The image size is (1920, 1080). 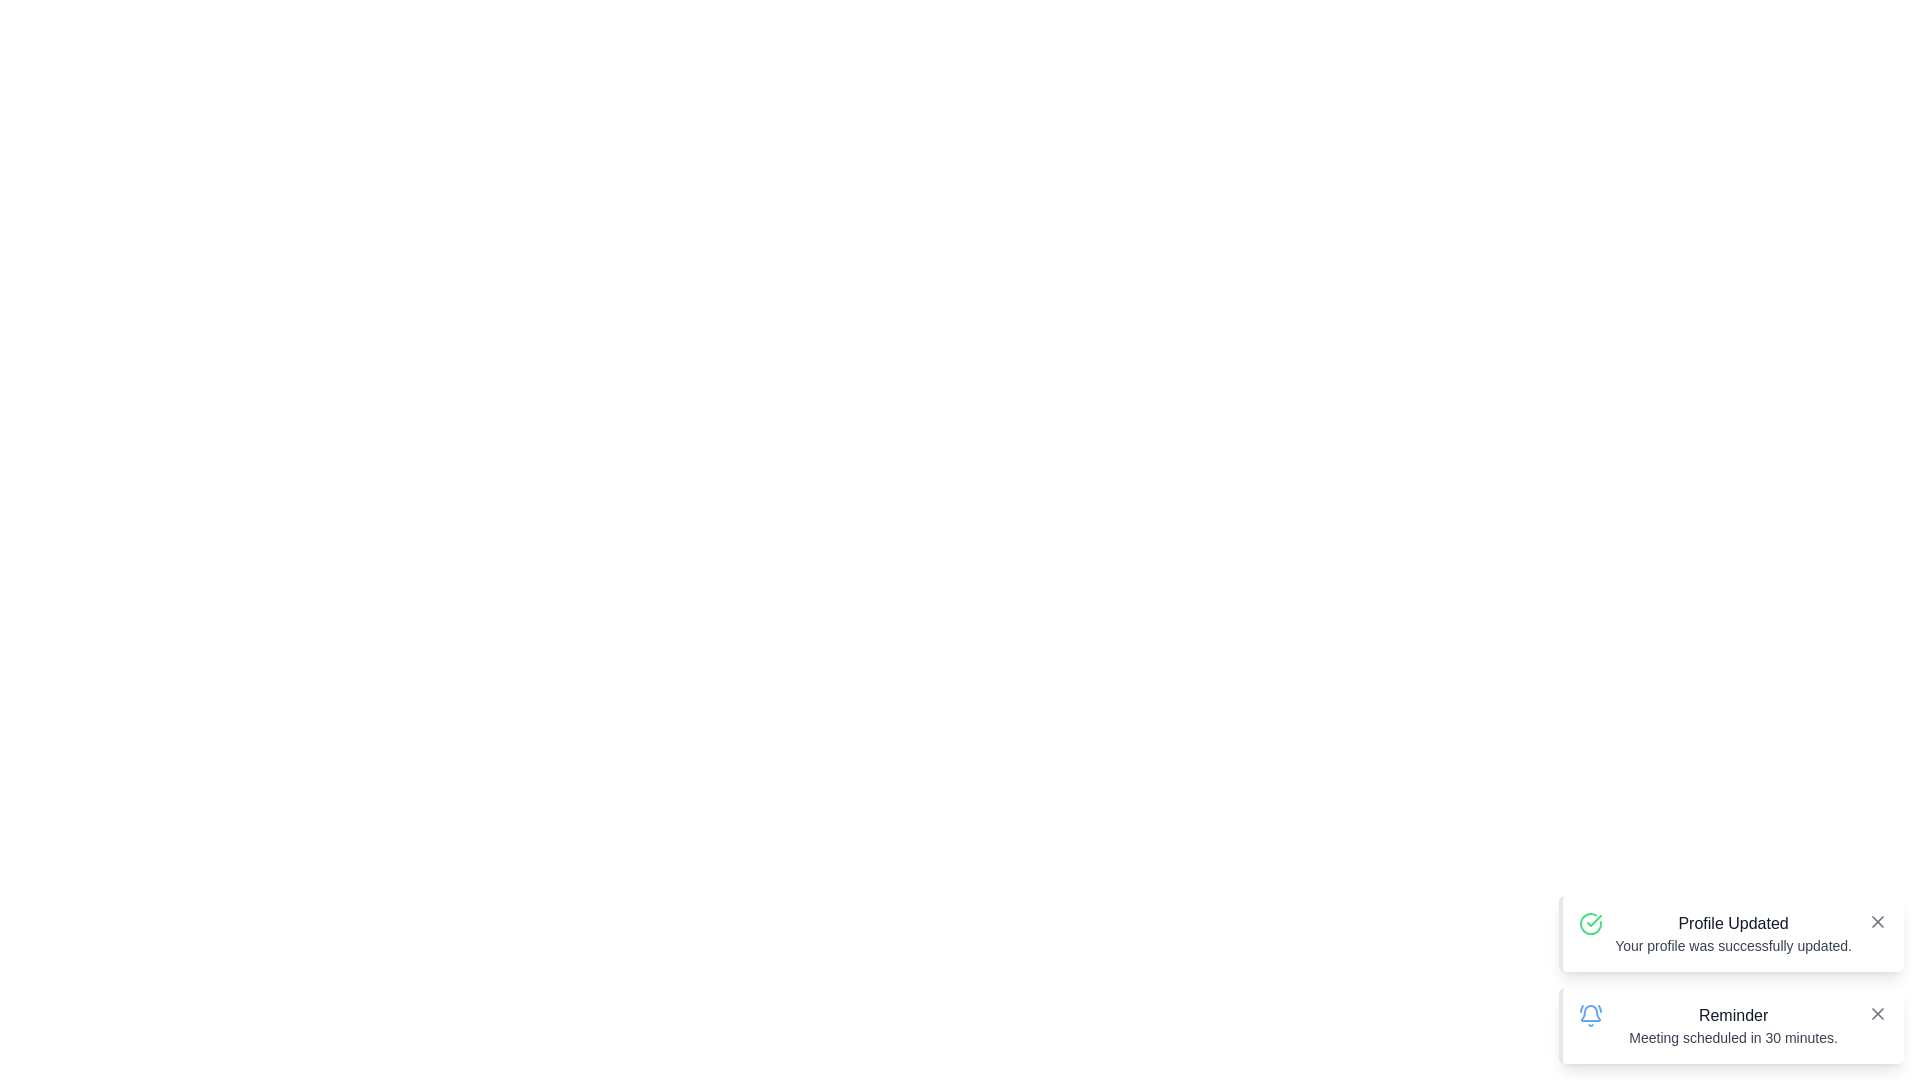 I want to click on the Text label that displays the title or header for the notification at the bottom-right corner of the interface, so click(x=1732, y=1015).